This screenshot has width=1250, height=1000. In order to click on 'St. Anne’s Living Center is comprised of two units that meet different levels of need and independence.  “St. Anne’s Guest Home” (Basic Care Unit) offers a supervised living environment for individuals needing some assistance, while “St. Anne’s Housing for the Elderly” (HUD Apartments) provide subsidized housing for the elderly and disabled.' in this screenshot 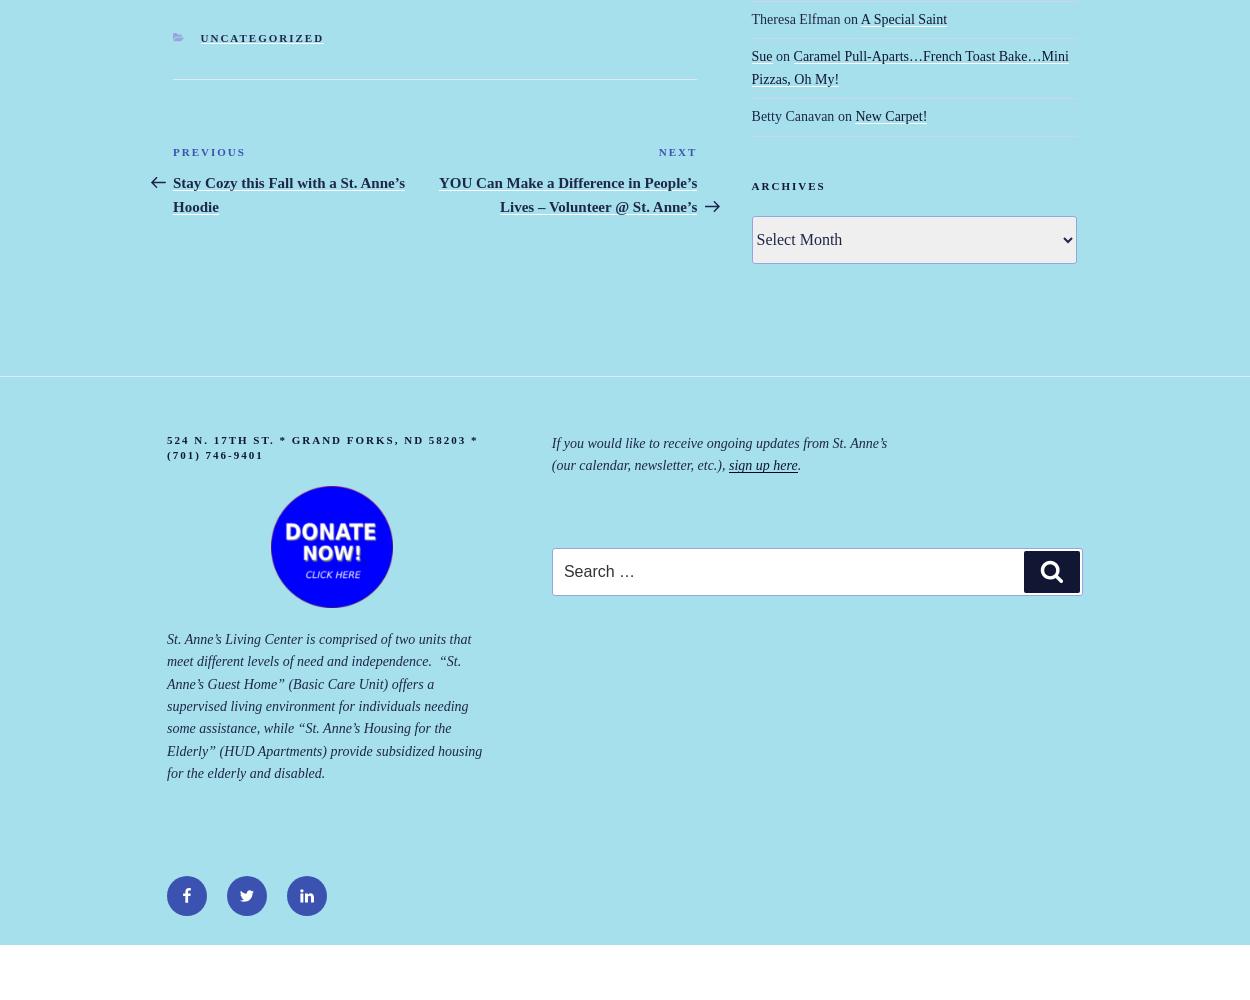, I will do `click(323, 705)`.